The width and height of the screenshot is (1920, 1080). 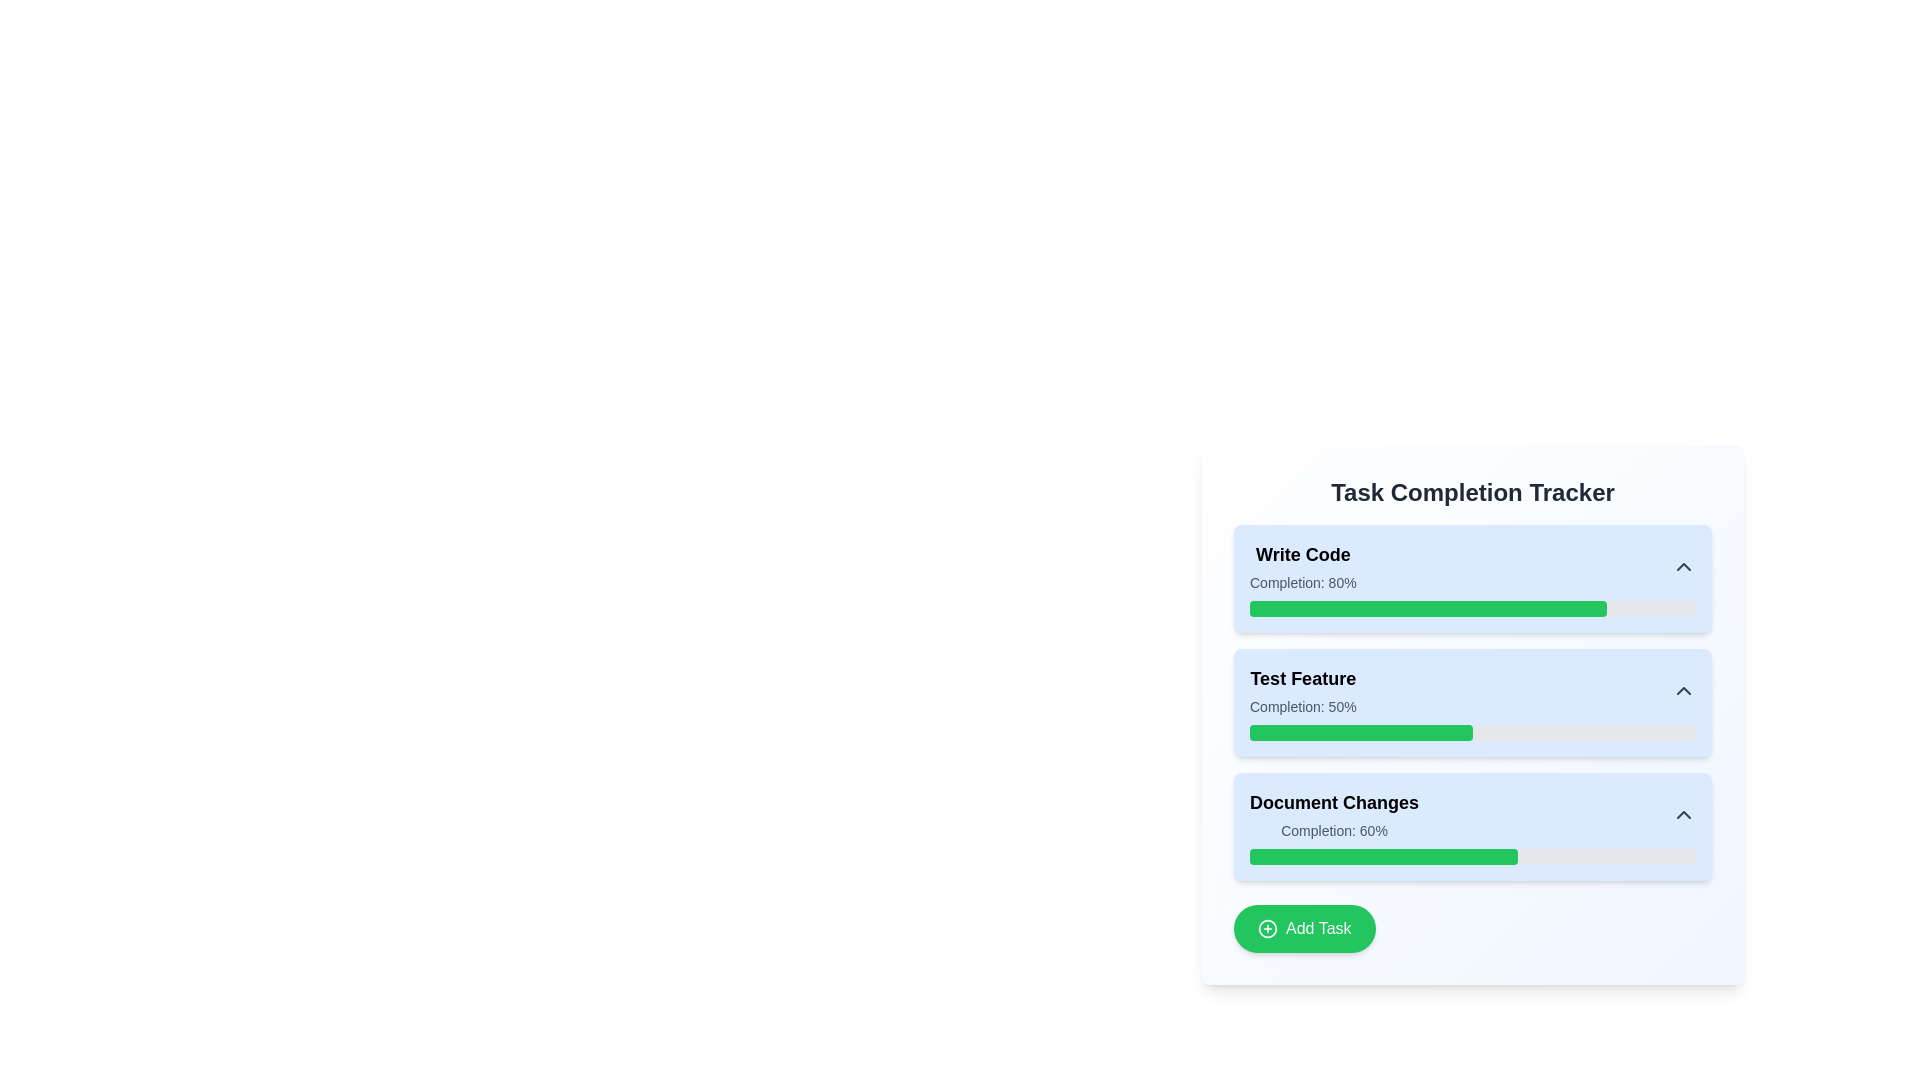 What do you see at coordinates (1303, 705) in the screenshot?
I see `the informational text label that displays the completion percentage of the 'Test Feature' task, located below the title 'Test Feature' and above the green progress bar in the second card of a vertical stack` at bounding box center [1303, 705].